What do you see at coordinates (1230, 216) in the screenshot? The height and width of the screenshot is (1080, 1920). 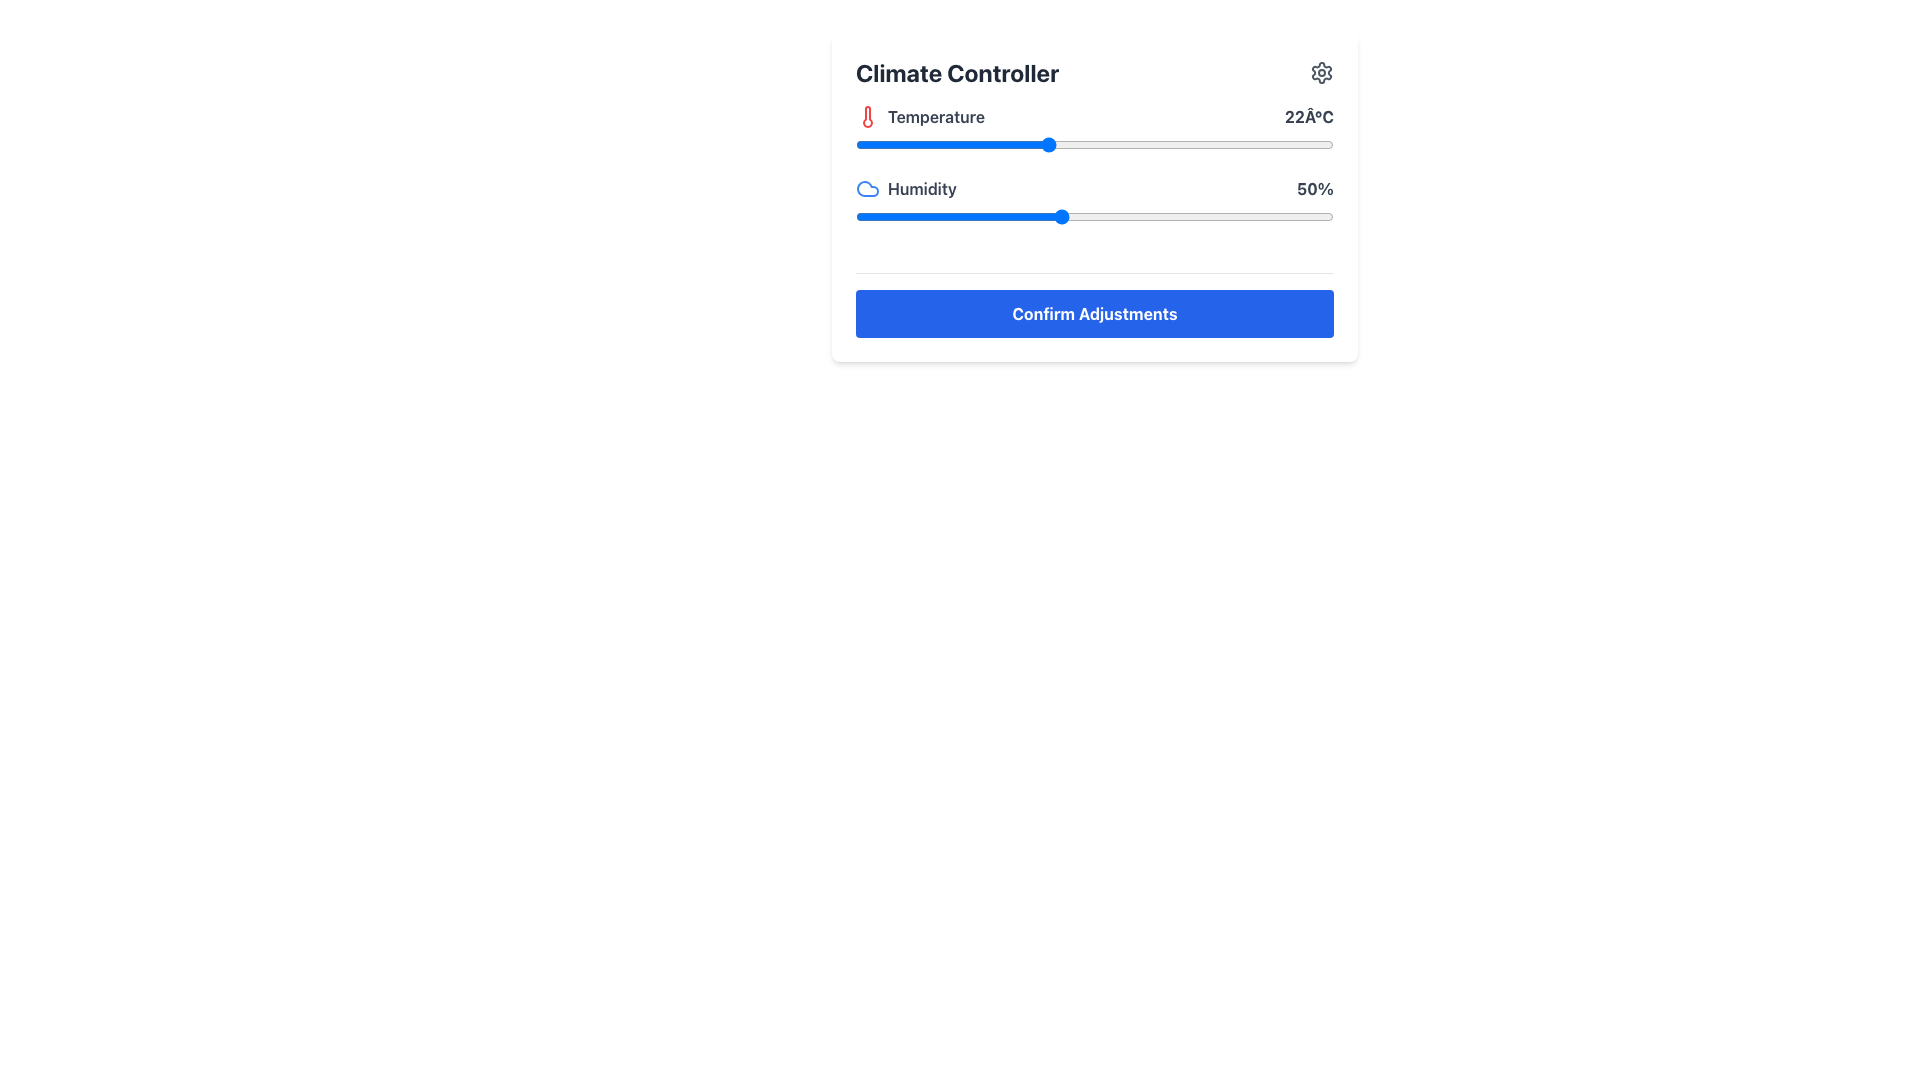 I see `the humidity` at bounding box center [1230, 216].